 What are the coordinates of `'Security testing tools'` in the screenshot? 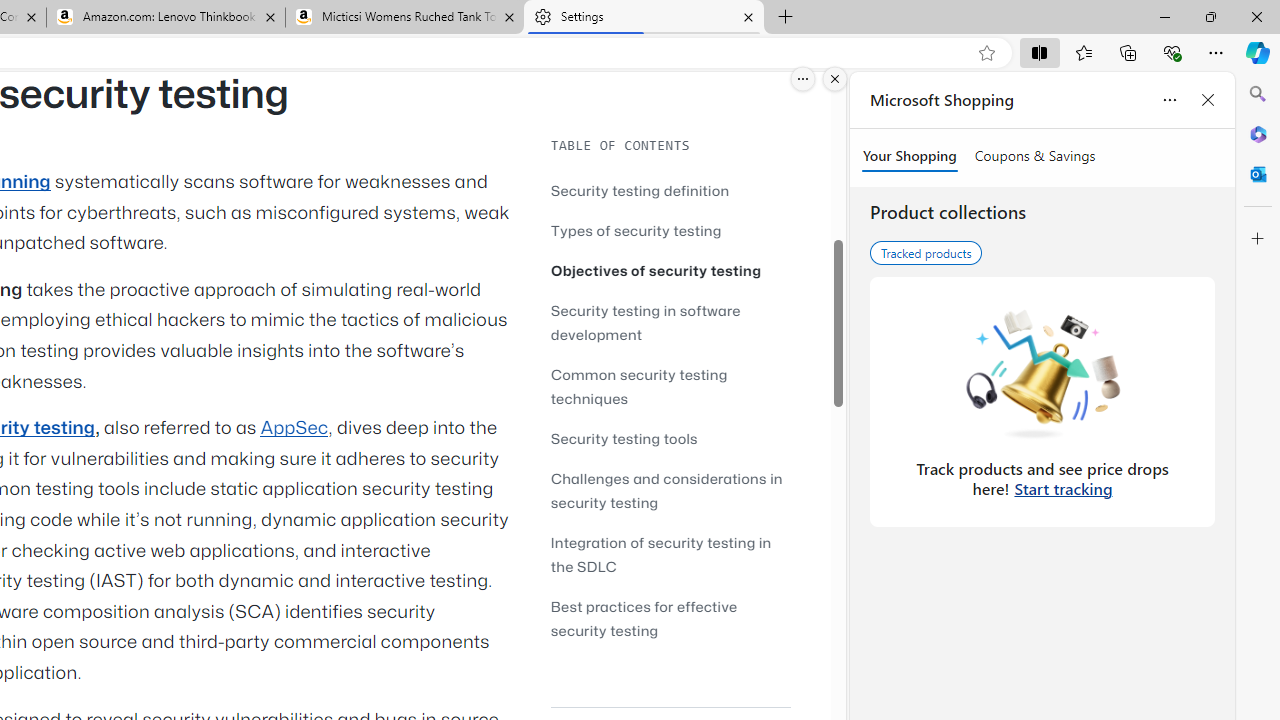 It's located at (623, 437).